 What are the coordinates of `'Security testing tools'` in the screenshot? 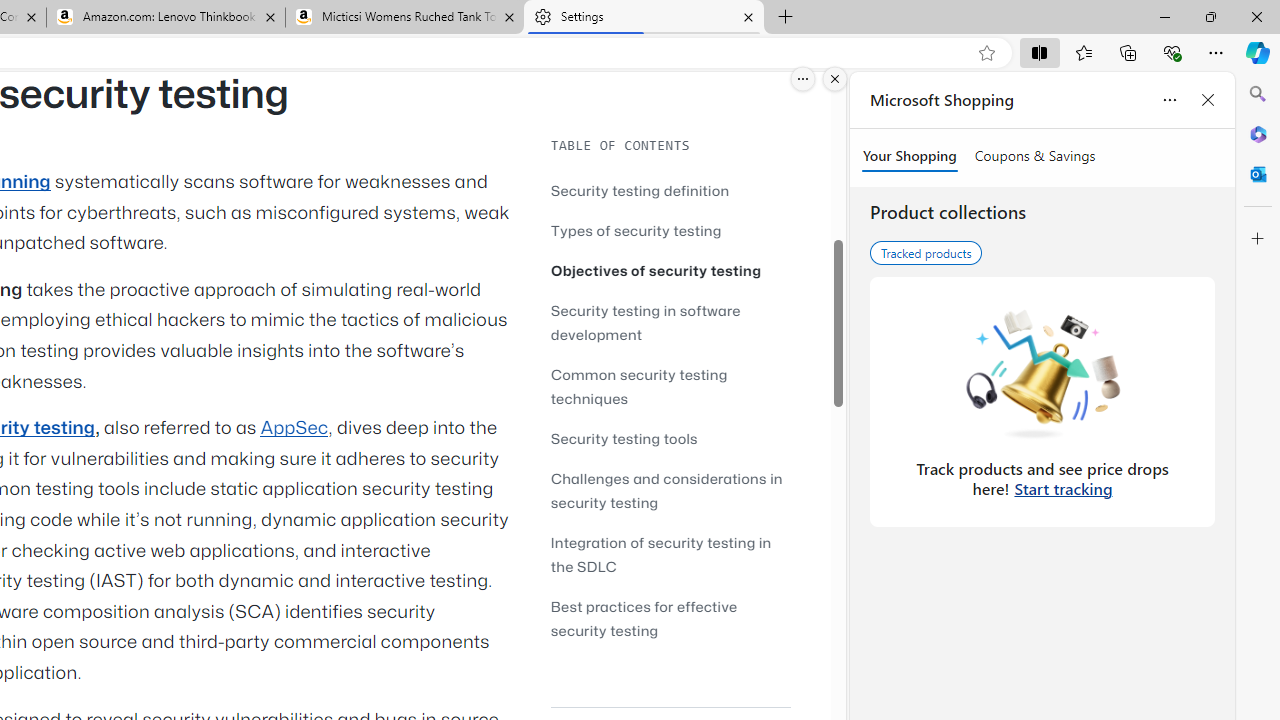 It's located at (623, 437).